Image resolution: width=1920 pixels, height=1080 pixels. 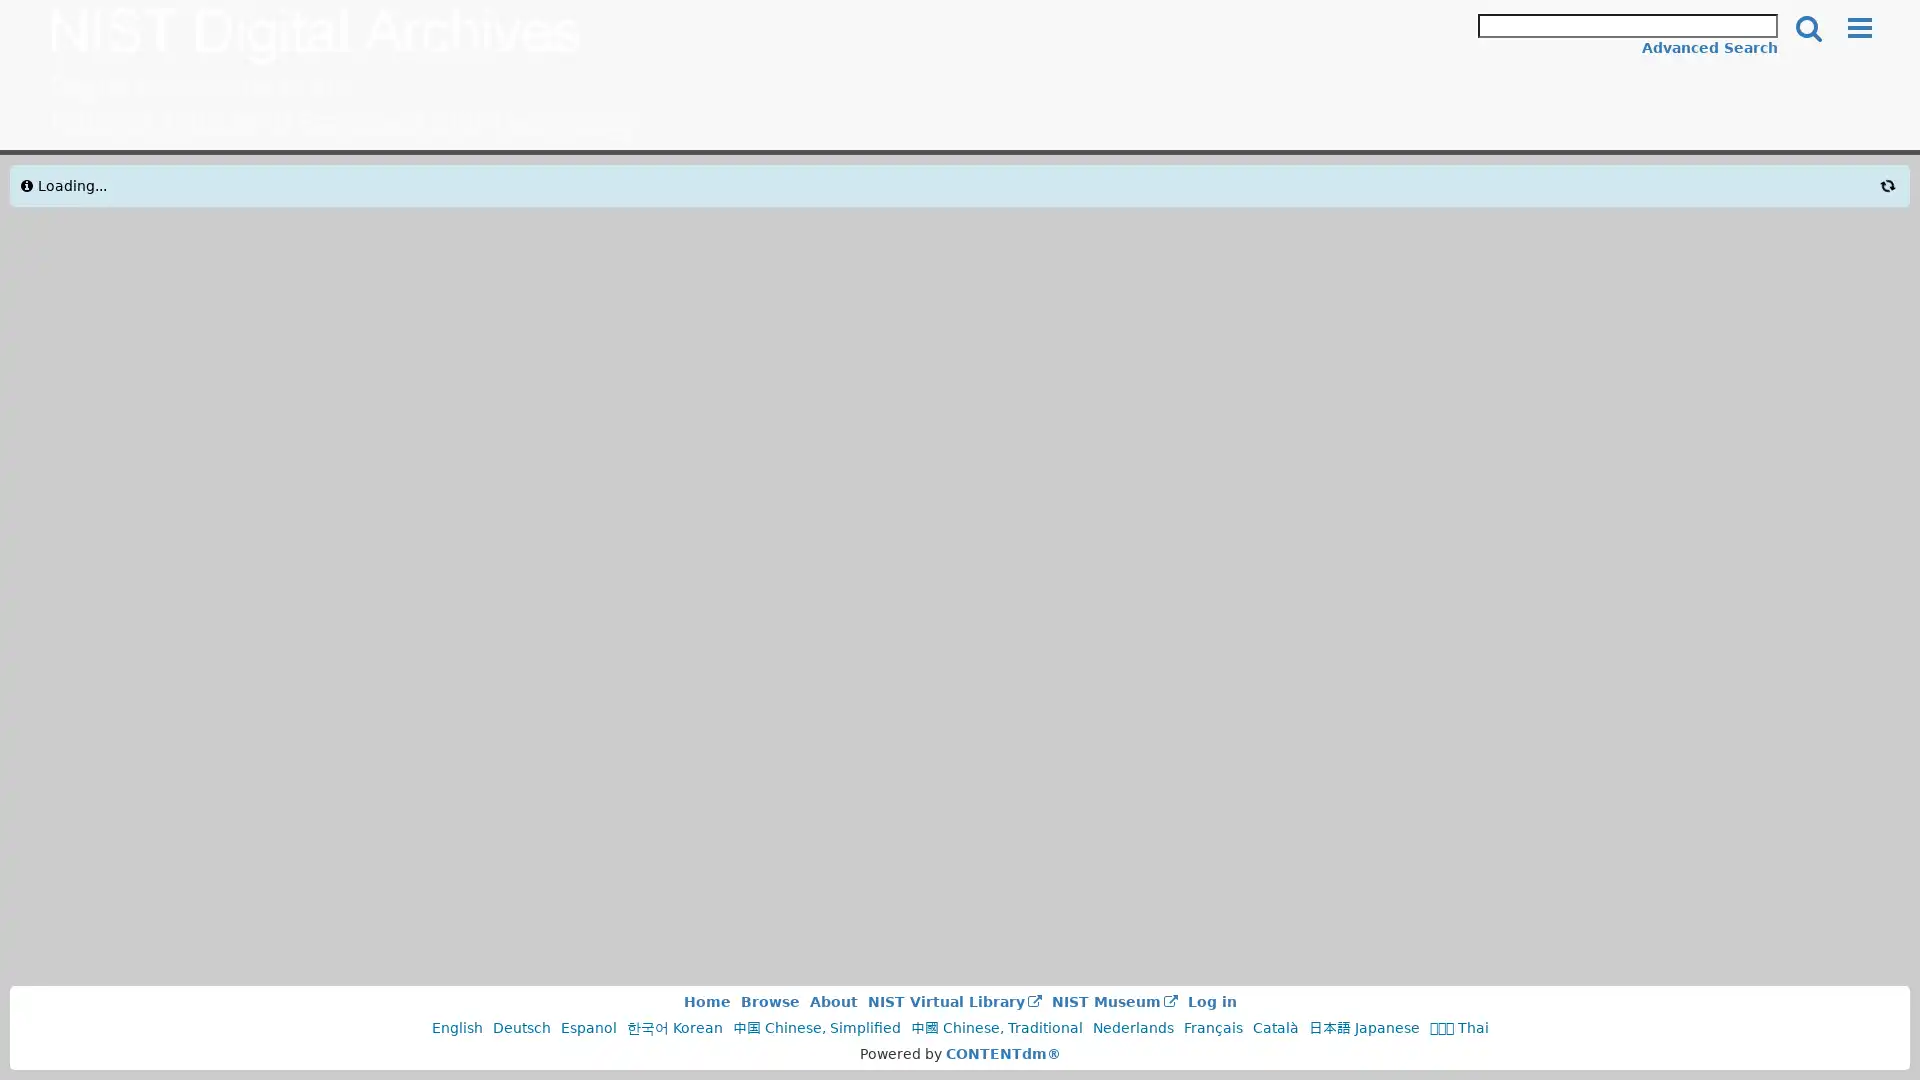 I want to click on Page 3, so click(x=1164, y=350).